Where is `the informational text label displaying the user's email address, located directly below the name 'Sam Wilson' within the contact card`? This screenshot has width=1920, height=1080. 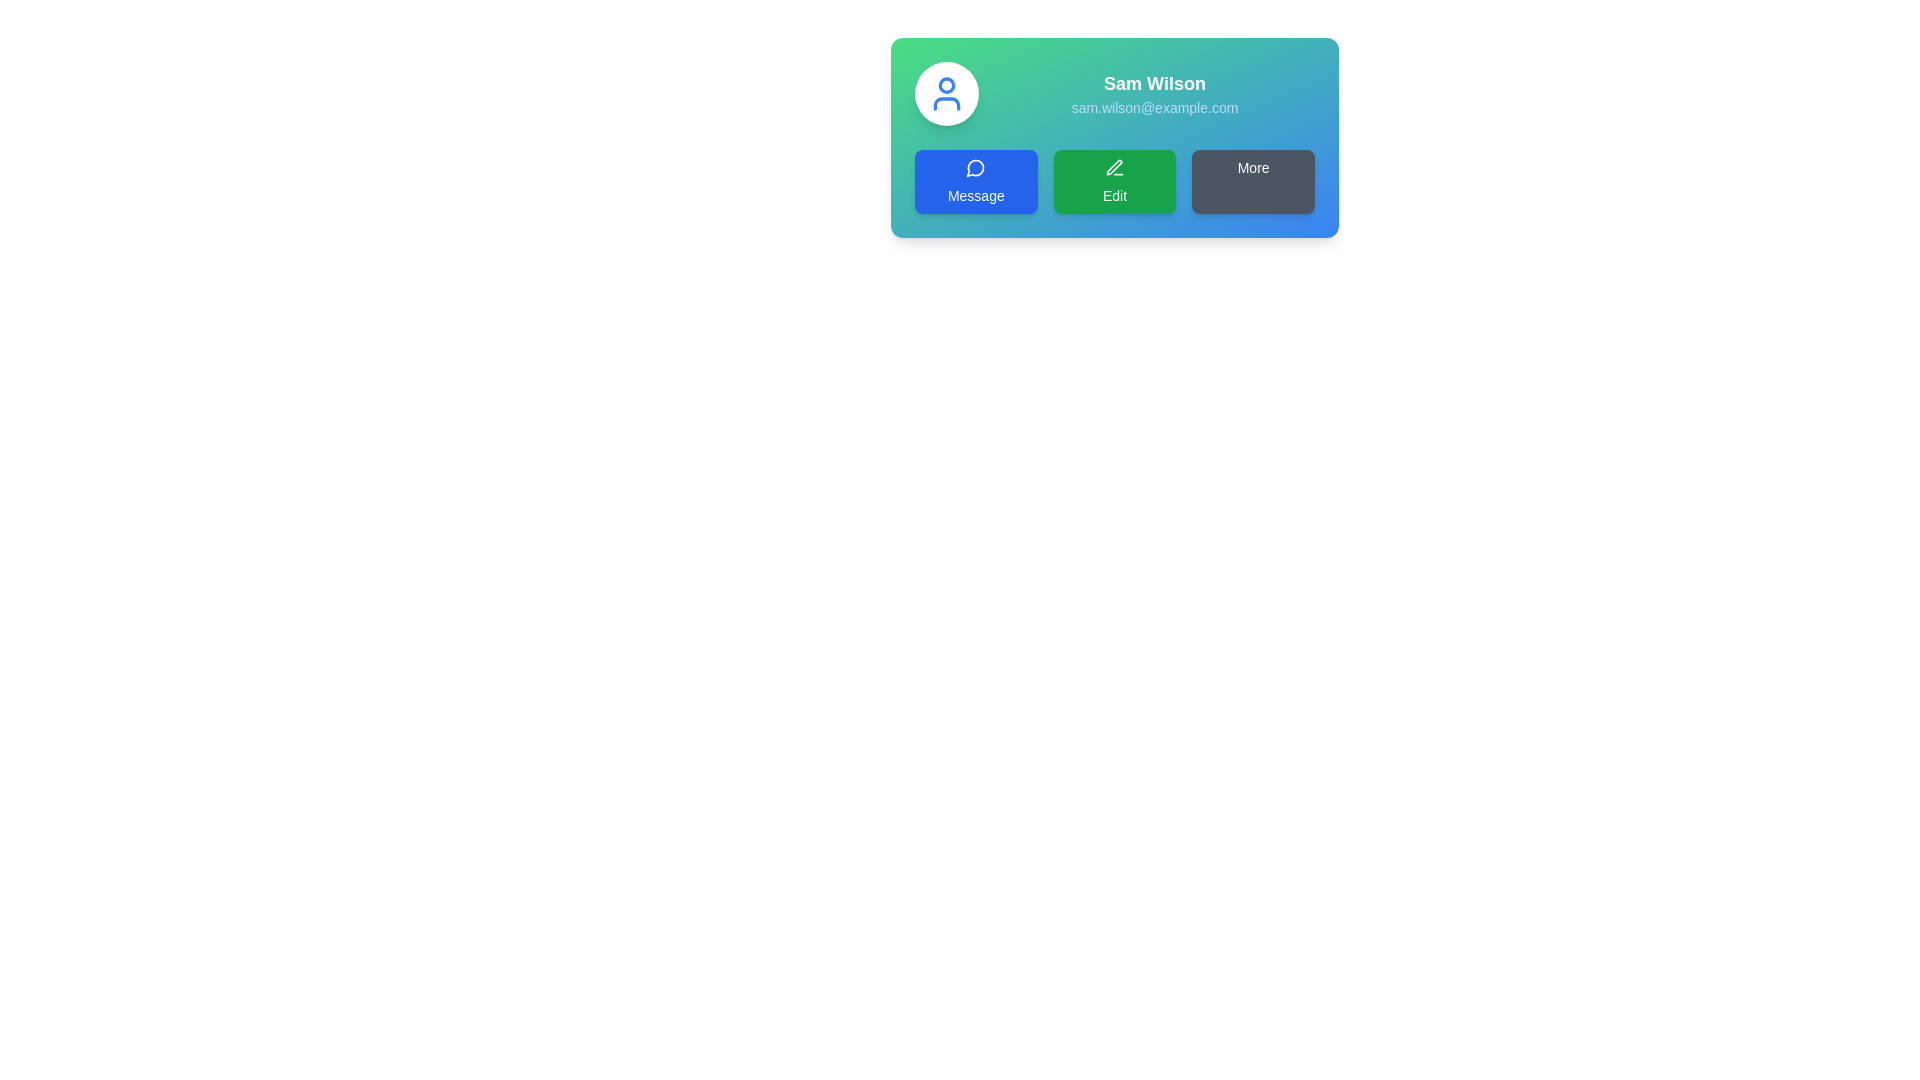
the informational text label displaying the user's email address, located directly below the name 'Sam Wilson' within the contact card is located at coordinates (1155, 108).